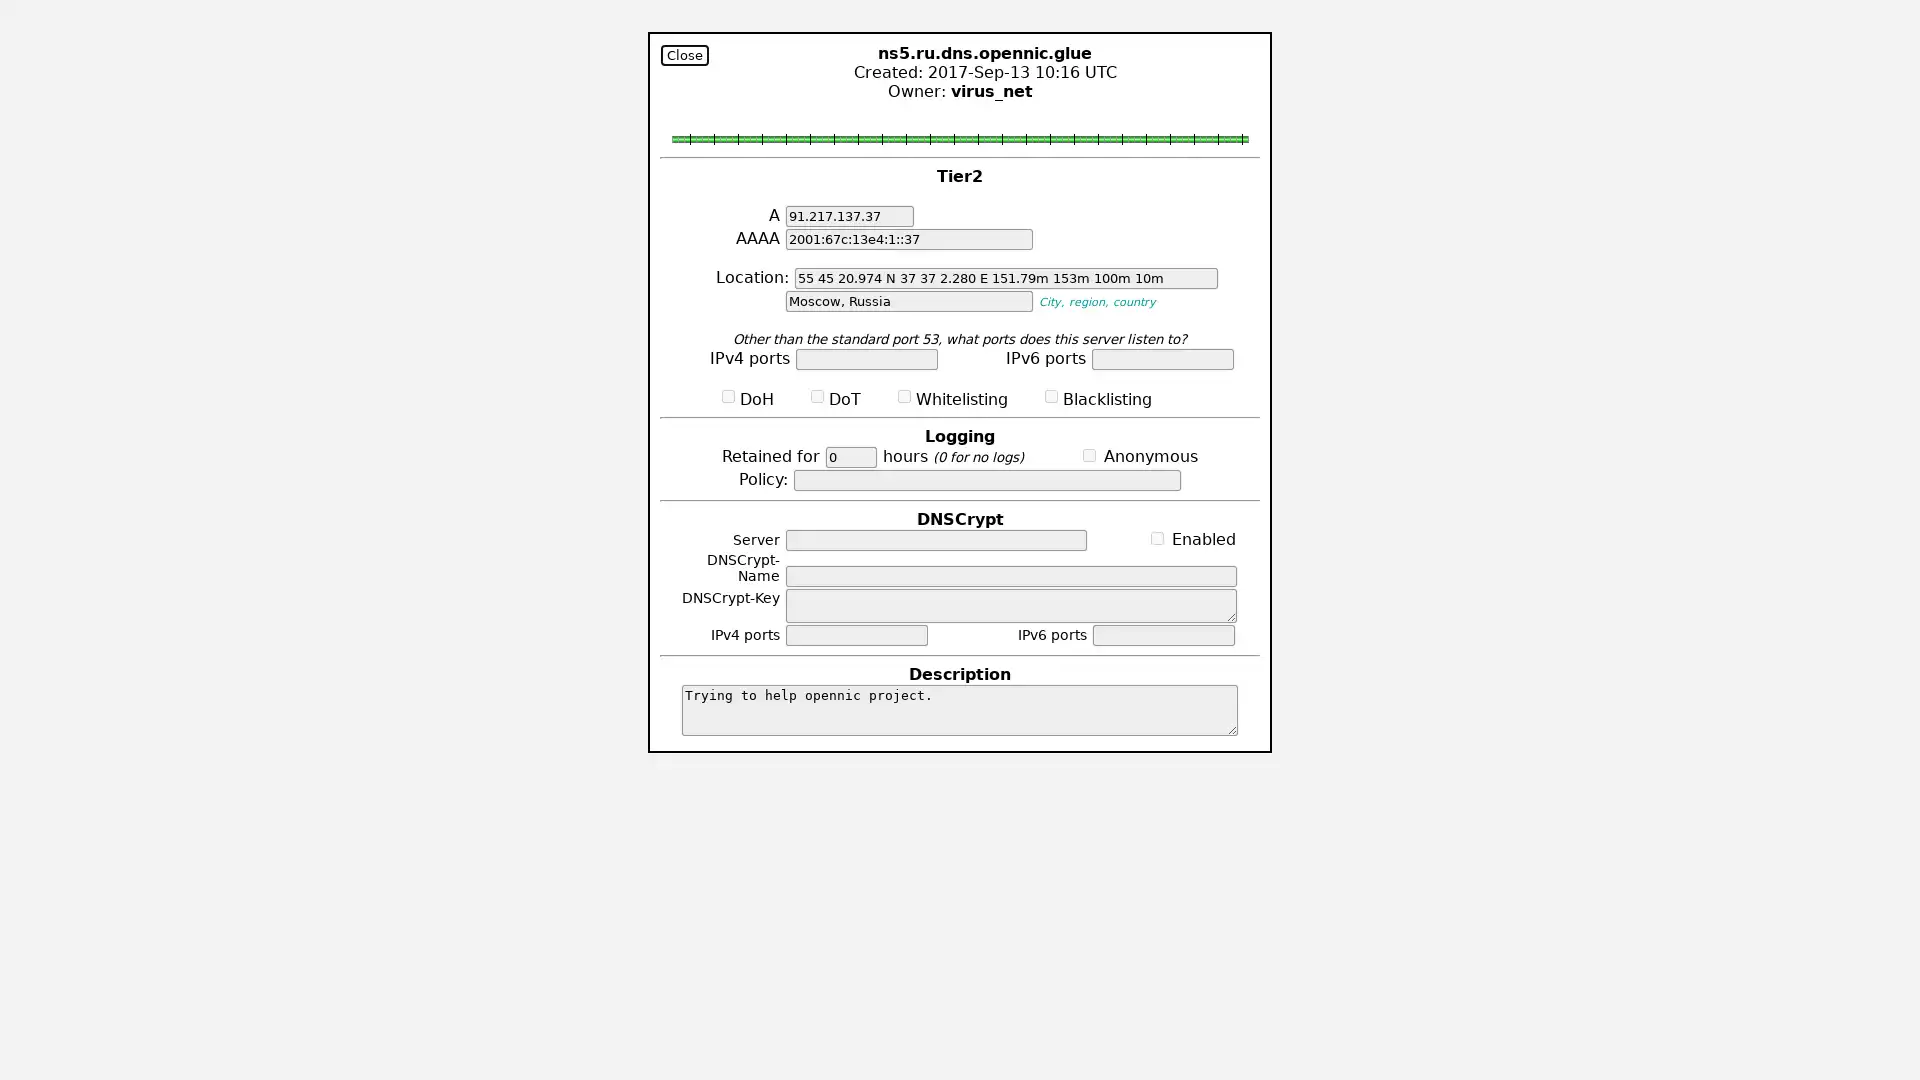  What do you see at coordinates (685, 54) in the screenshot?
I see `Close` at bounding box center [685, 54].